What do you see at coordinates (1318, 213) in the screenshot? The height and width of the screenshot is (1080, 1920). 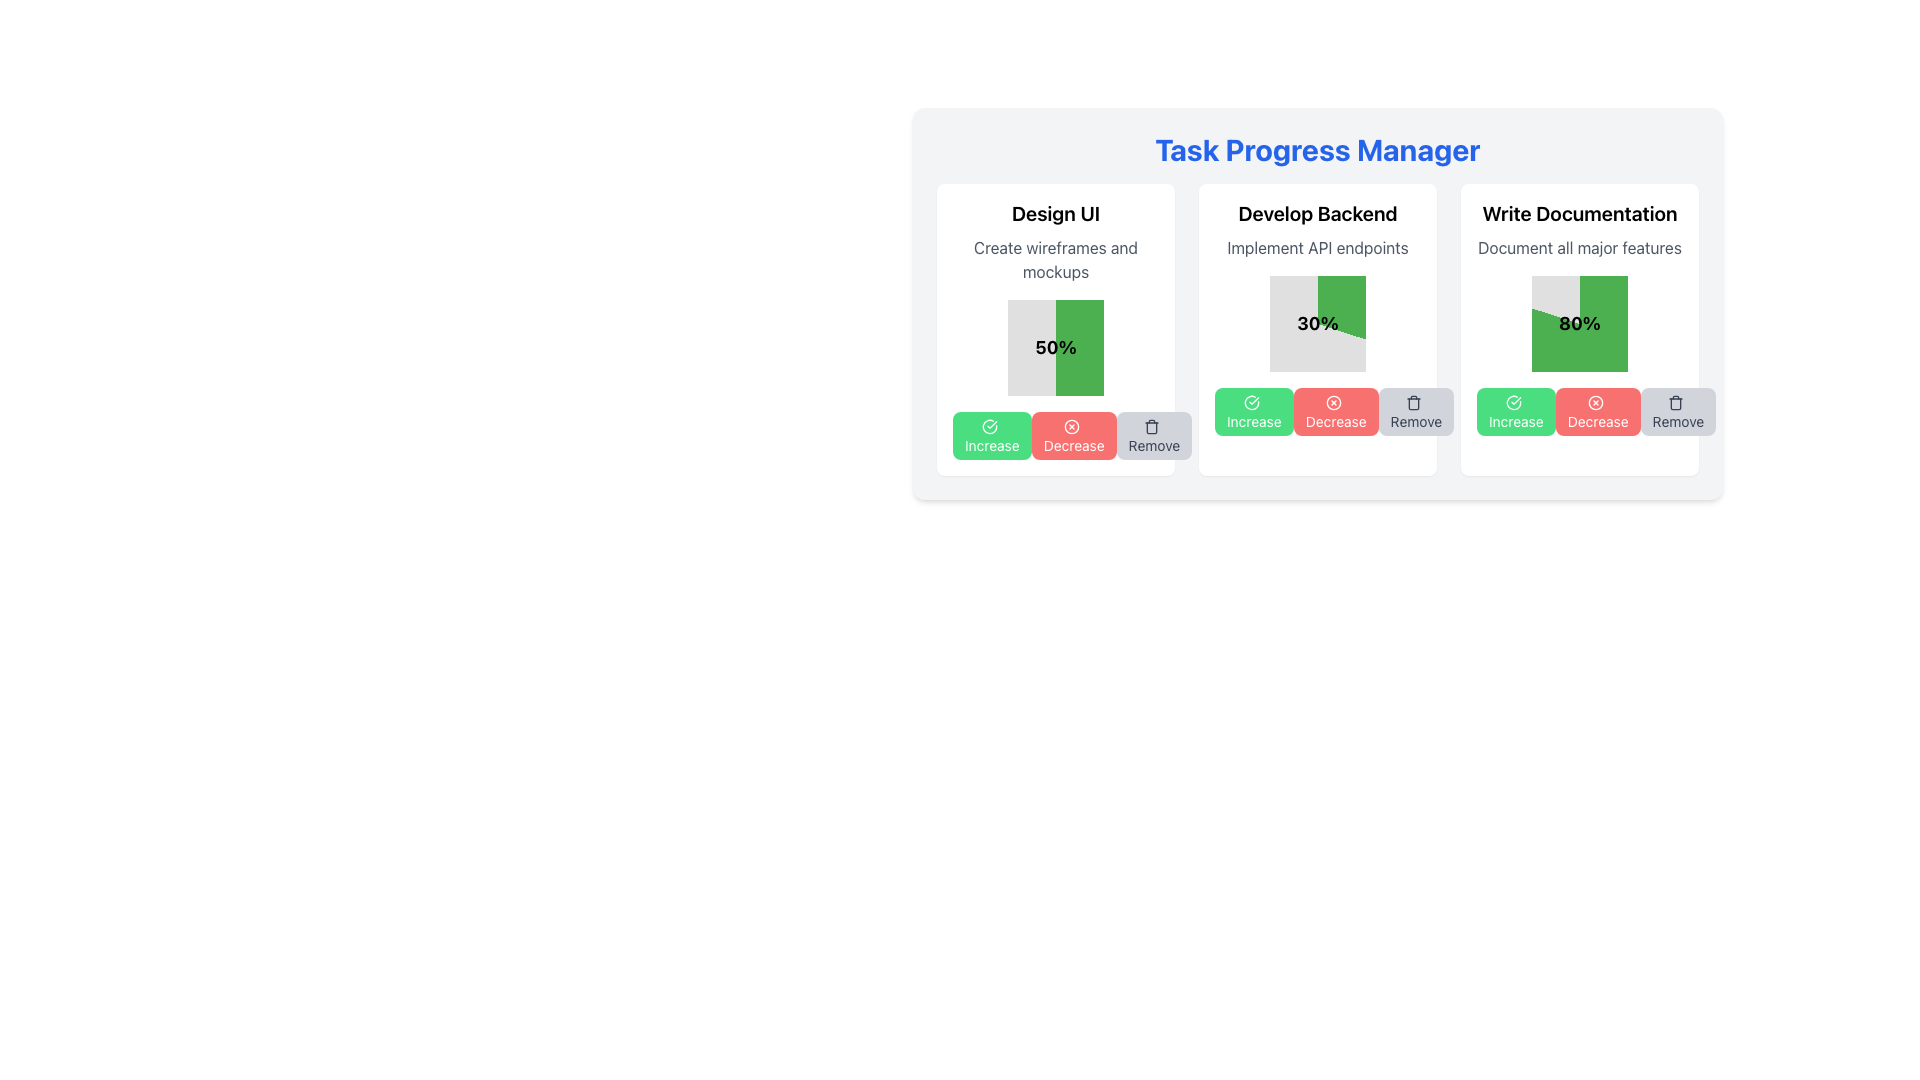 I see `the text label that serves as a title or heading for the associated card in the center of a three-card layout within the Task Progress Manager interface` at bounding box center [1318, 213].